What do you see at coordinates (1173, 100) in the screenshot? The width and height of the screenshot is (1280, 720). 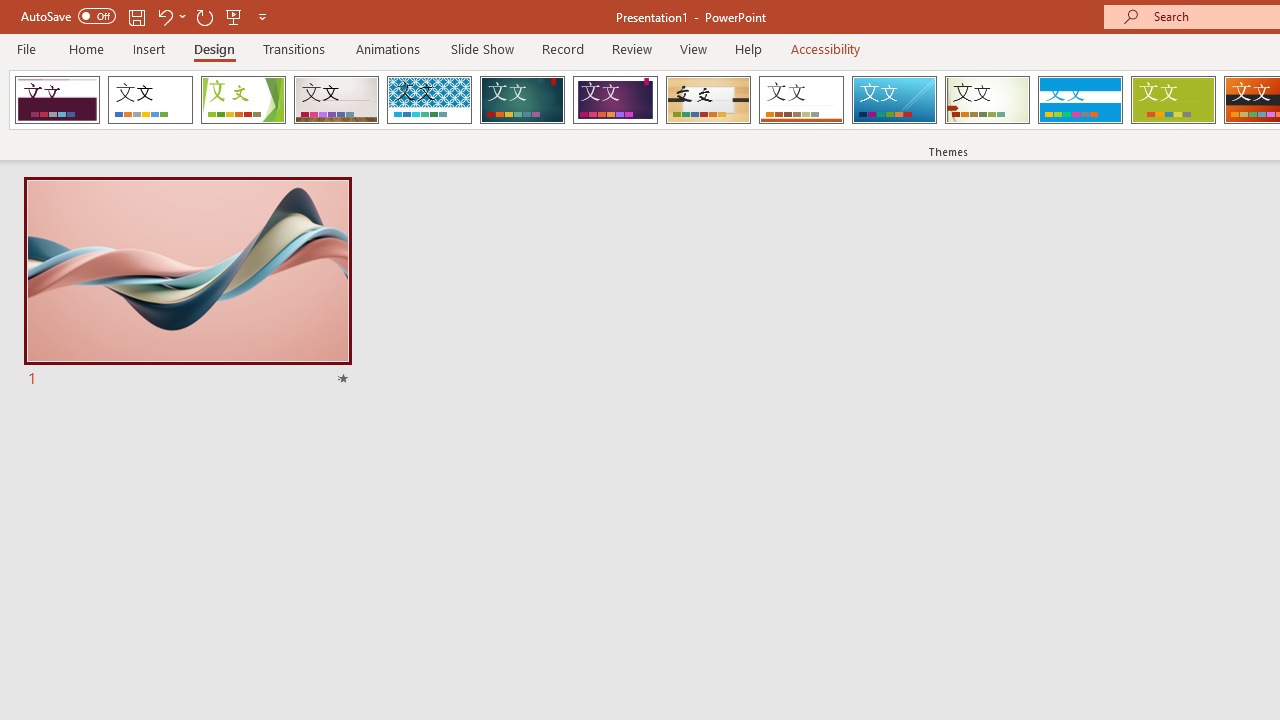 I see `'Basis'` at bounding box center [1173, 100].